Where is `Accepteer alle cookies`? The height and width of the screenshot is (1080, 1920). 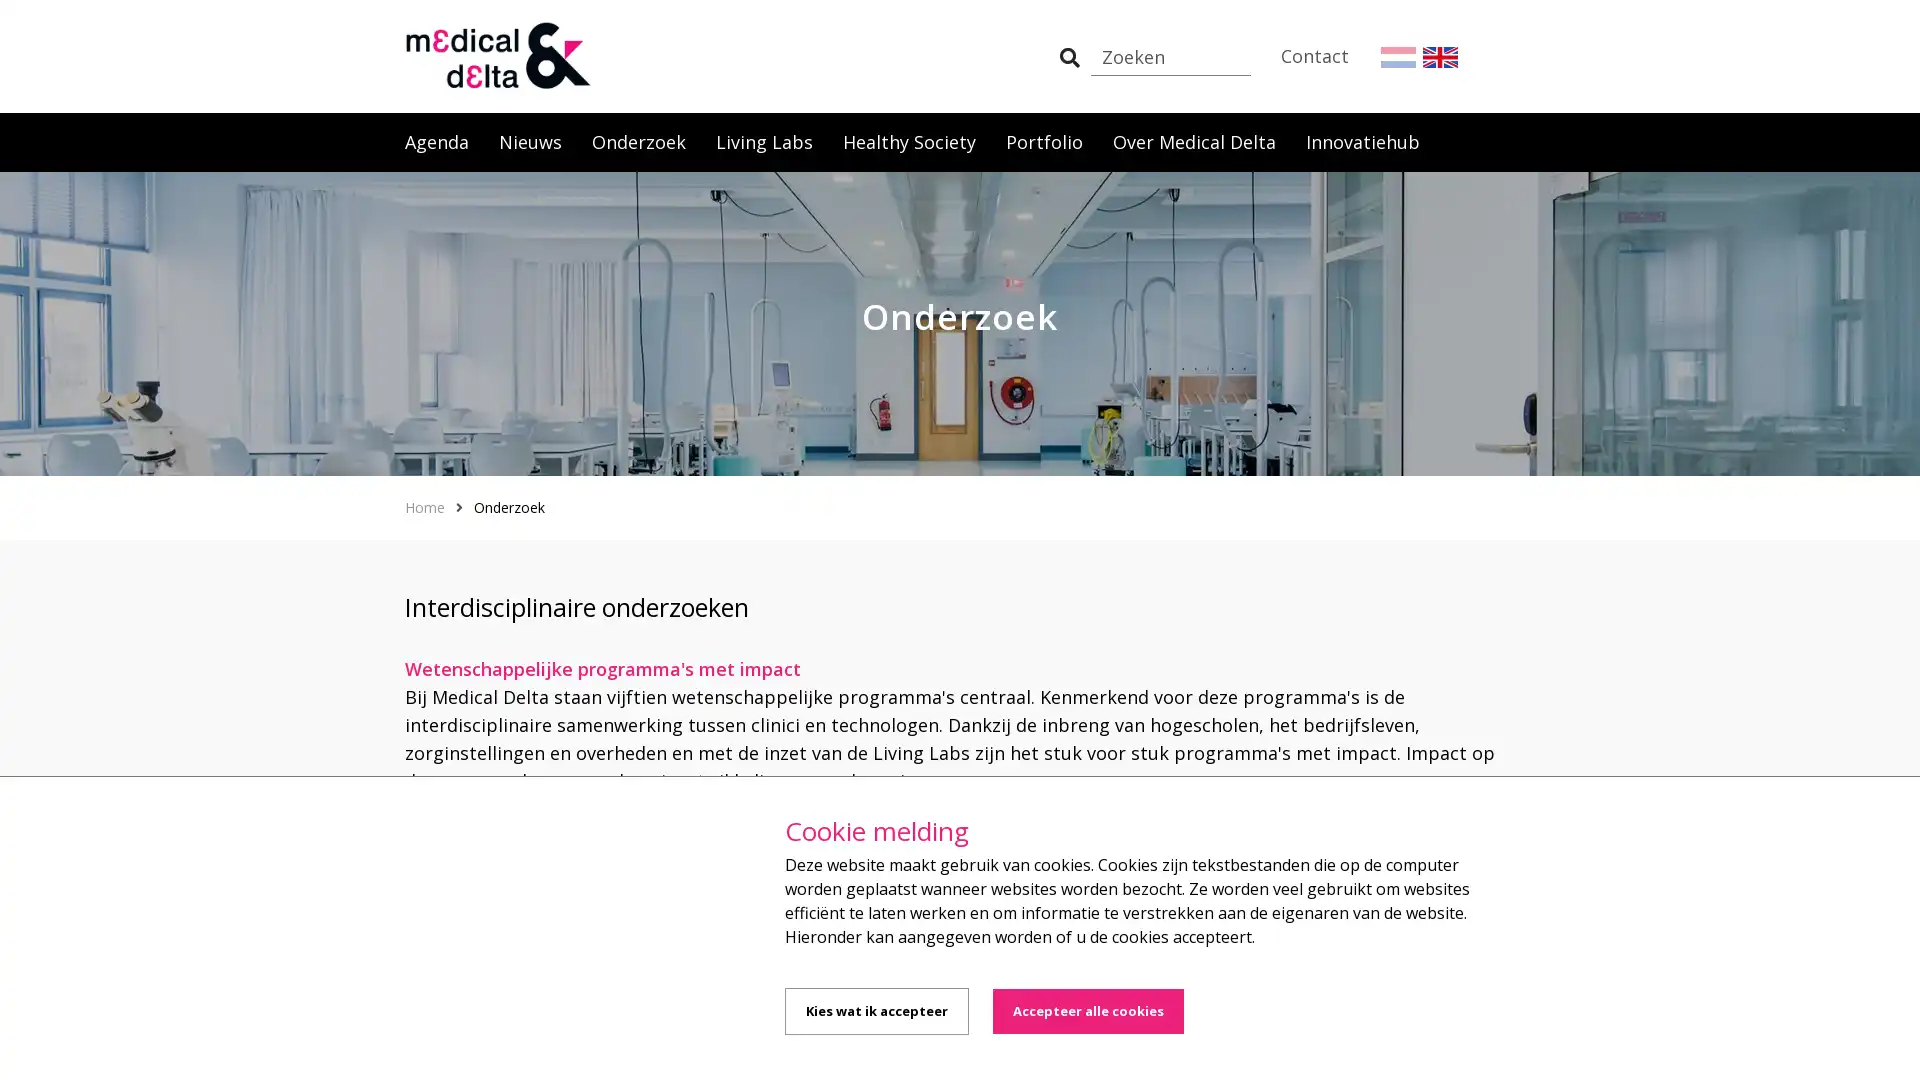
Accepteer alle cookies is located at coordinates (1087, 1011).